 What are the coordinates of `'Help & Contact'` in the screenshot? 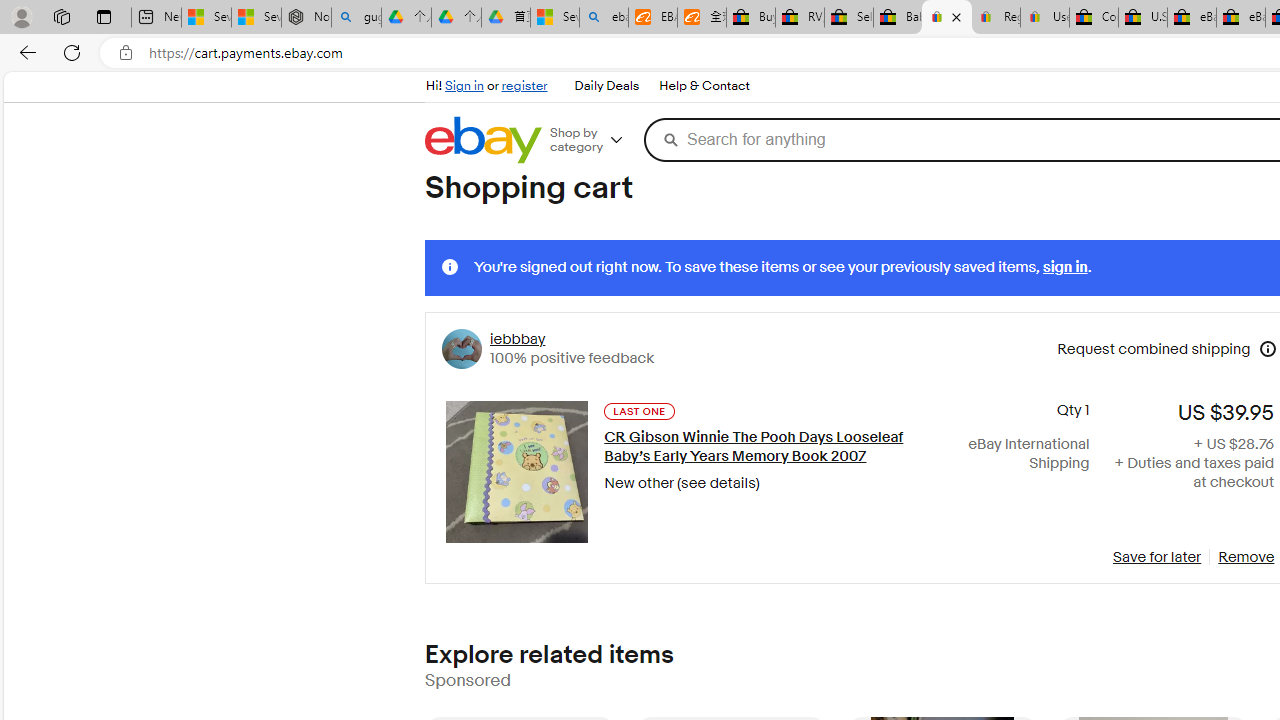 It's located at (703, 85).